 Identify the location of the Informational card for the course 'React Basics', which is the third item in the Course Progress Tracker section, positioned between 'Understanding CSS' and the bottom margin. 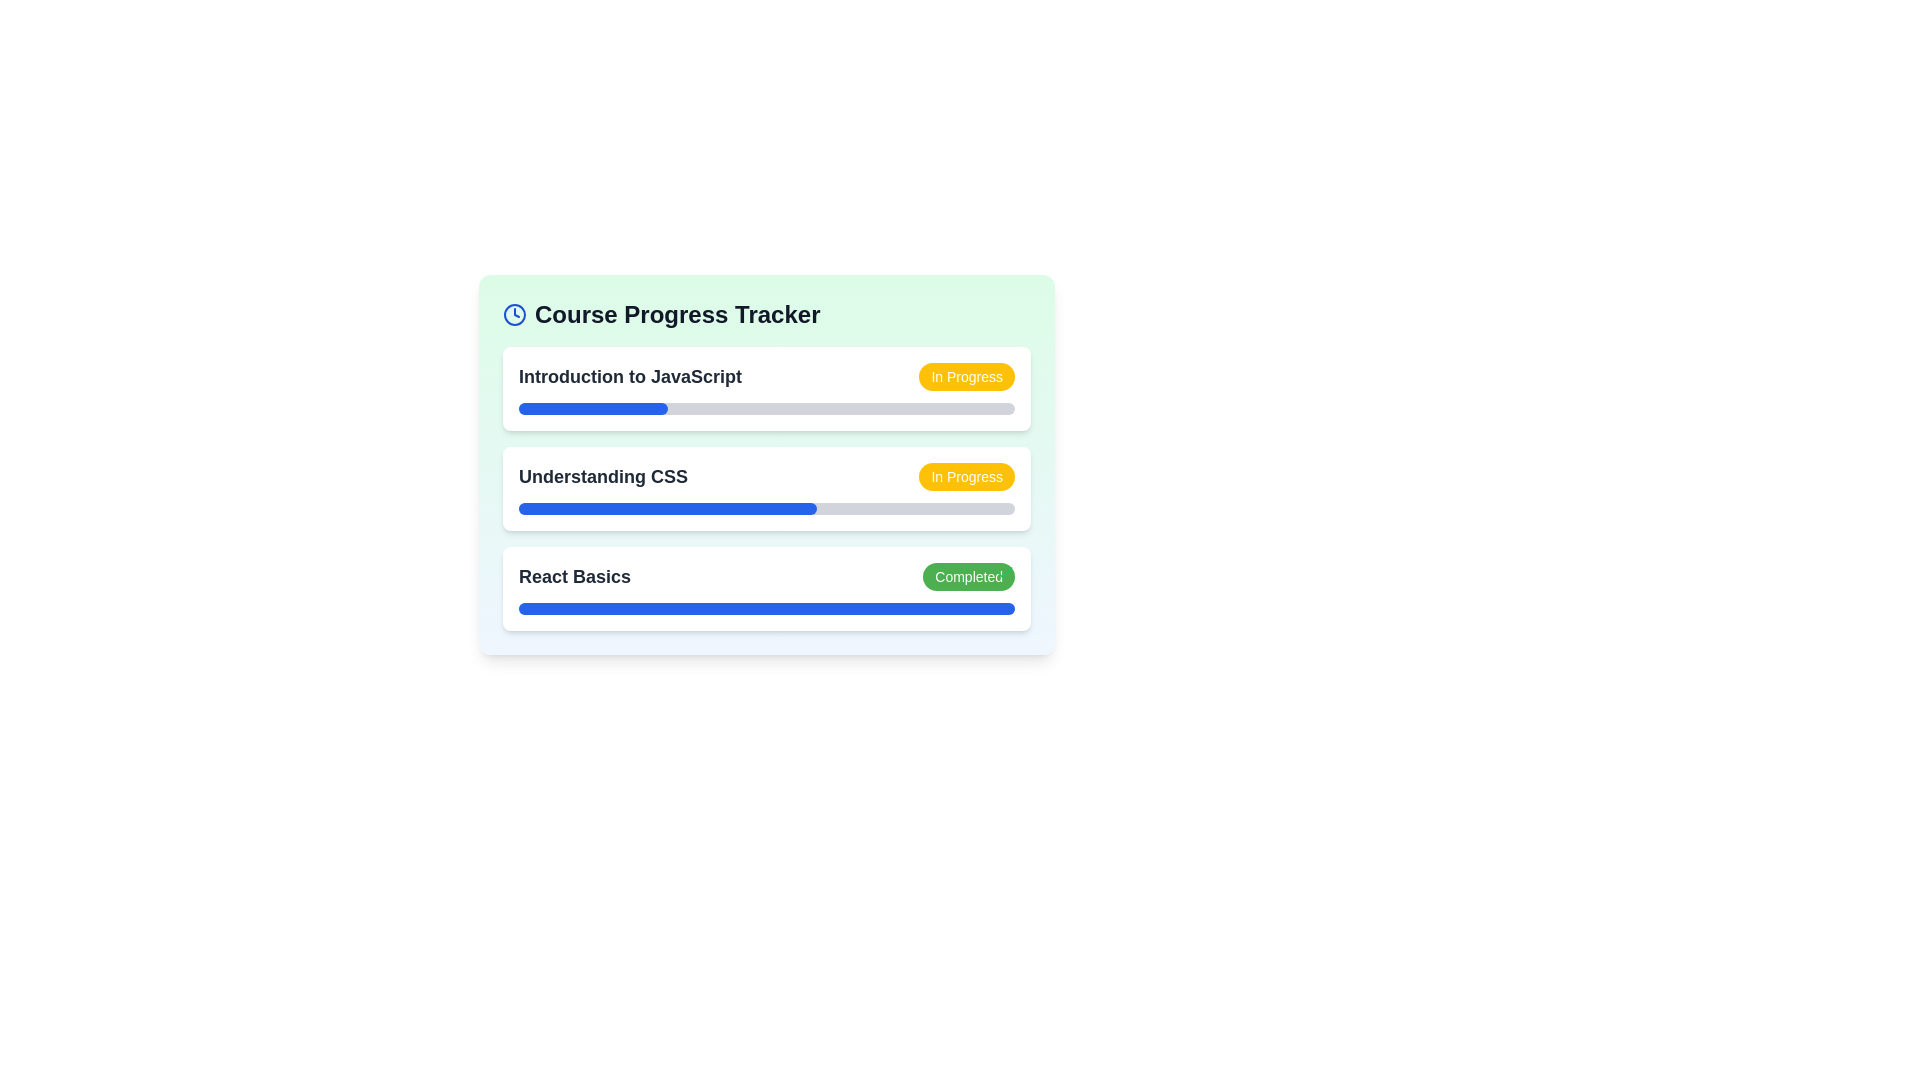
(766, 588).